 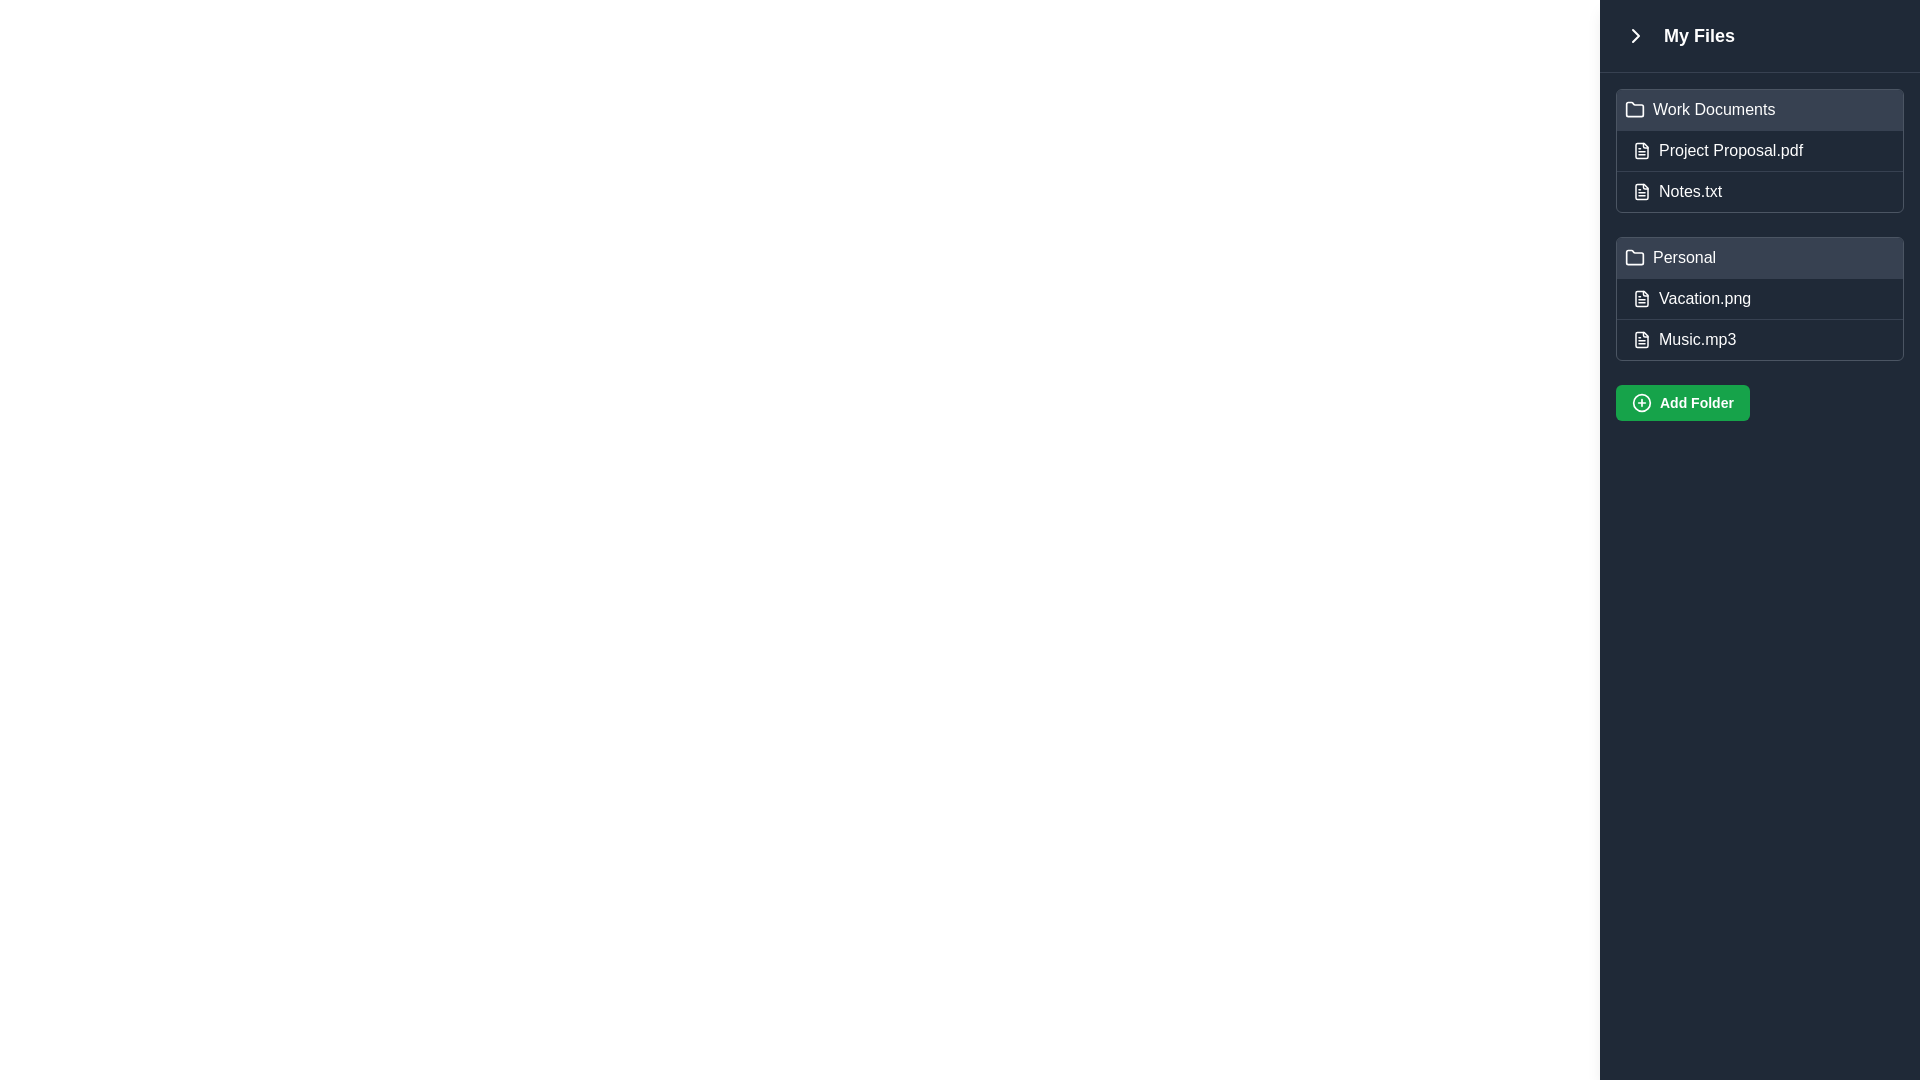 I want to click on the file icon representing 'Vacation.png' located in the 'Personal' folder section of the file explorer interface, so click(x=1641, y=299).